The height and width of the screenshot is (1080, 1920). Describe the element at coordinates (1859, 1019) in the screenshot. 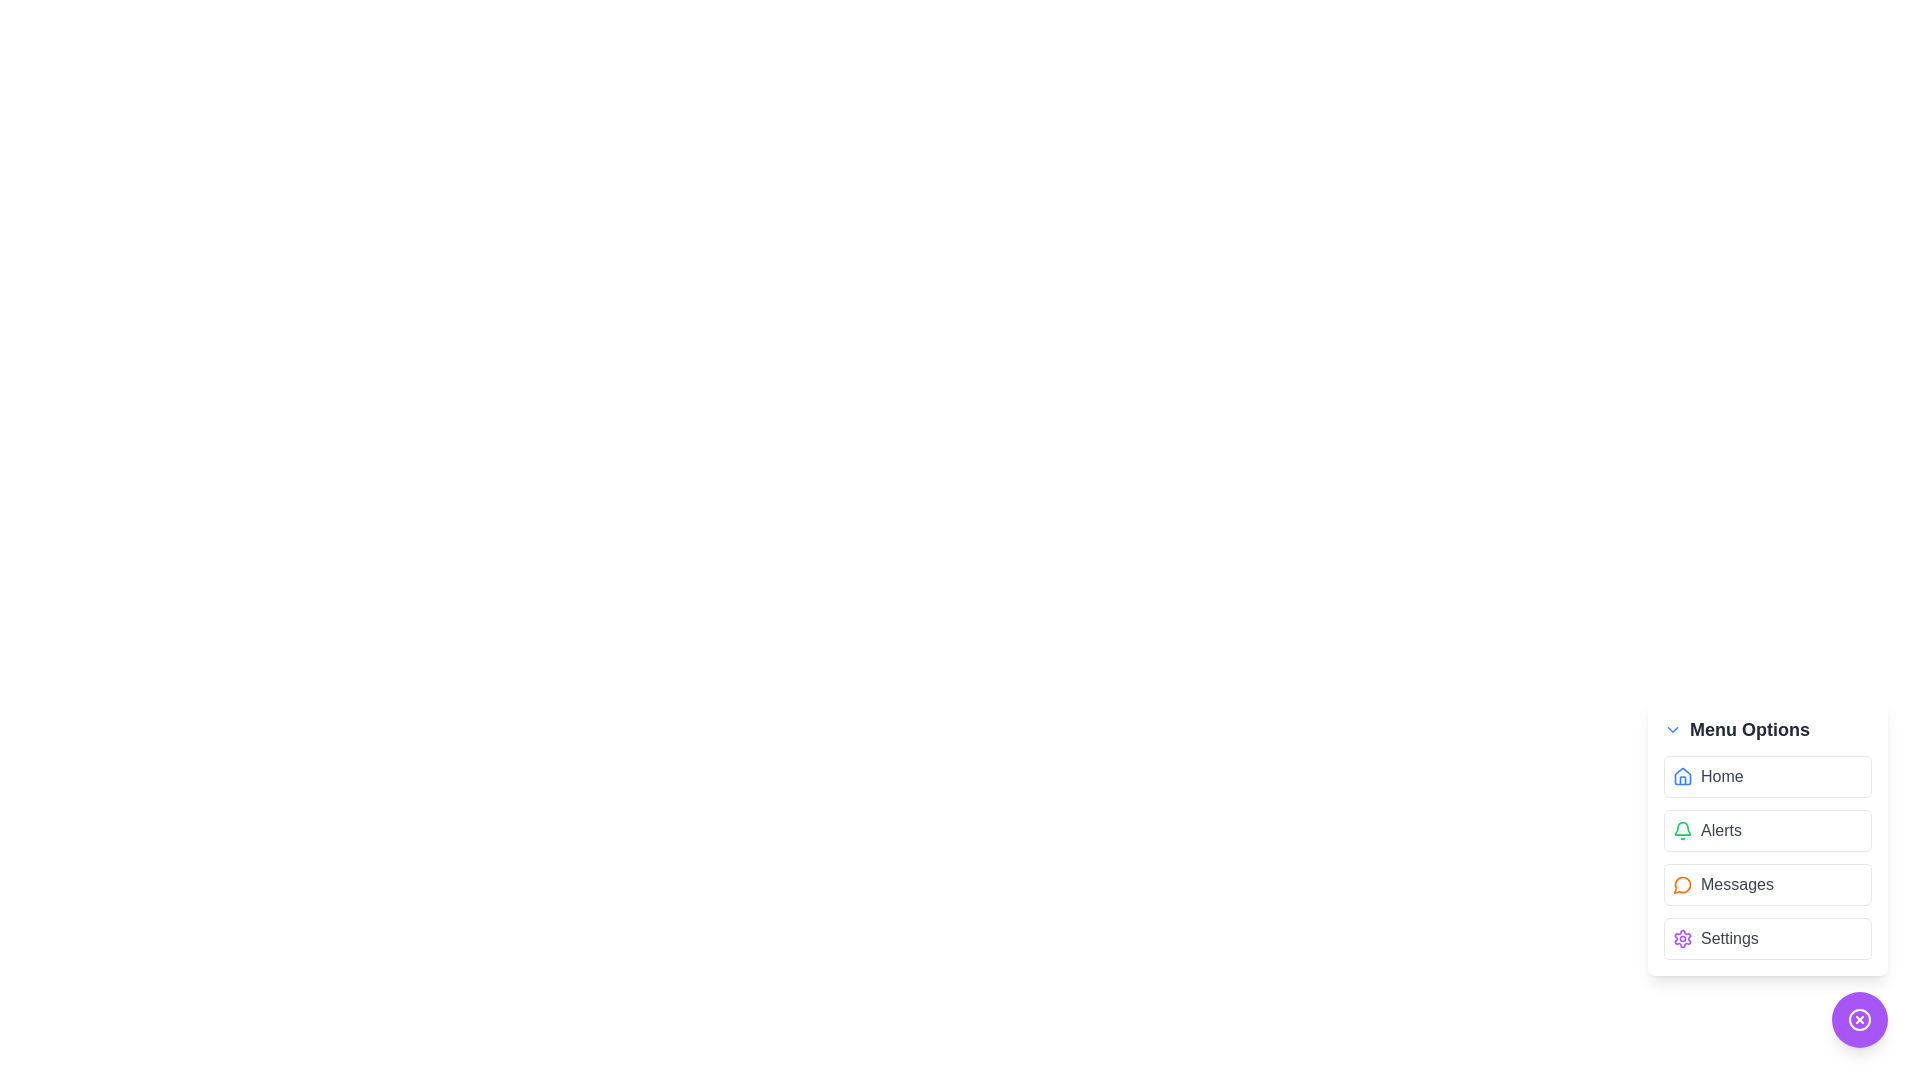

I see `the dismiss button located at the lower-right corner of the menu interface` at that location.